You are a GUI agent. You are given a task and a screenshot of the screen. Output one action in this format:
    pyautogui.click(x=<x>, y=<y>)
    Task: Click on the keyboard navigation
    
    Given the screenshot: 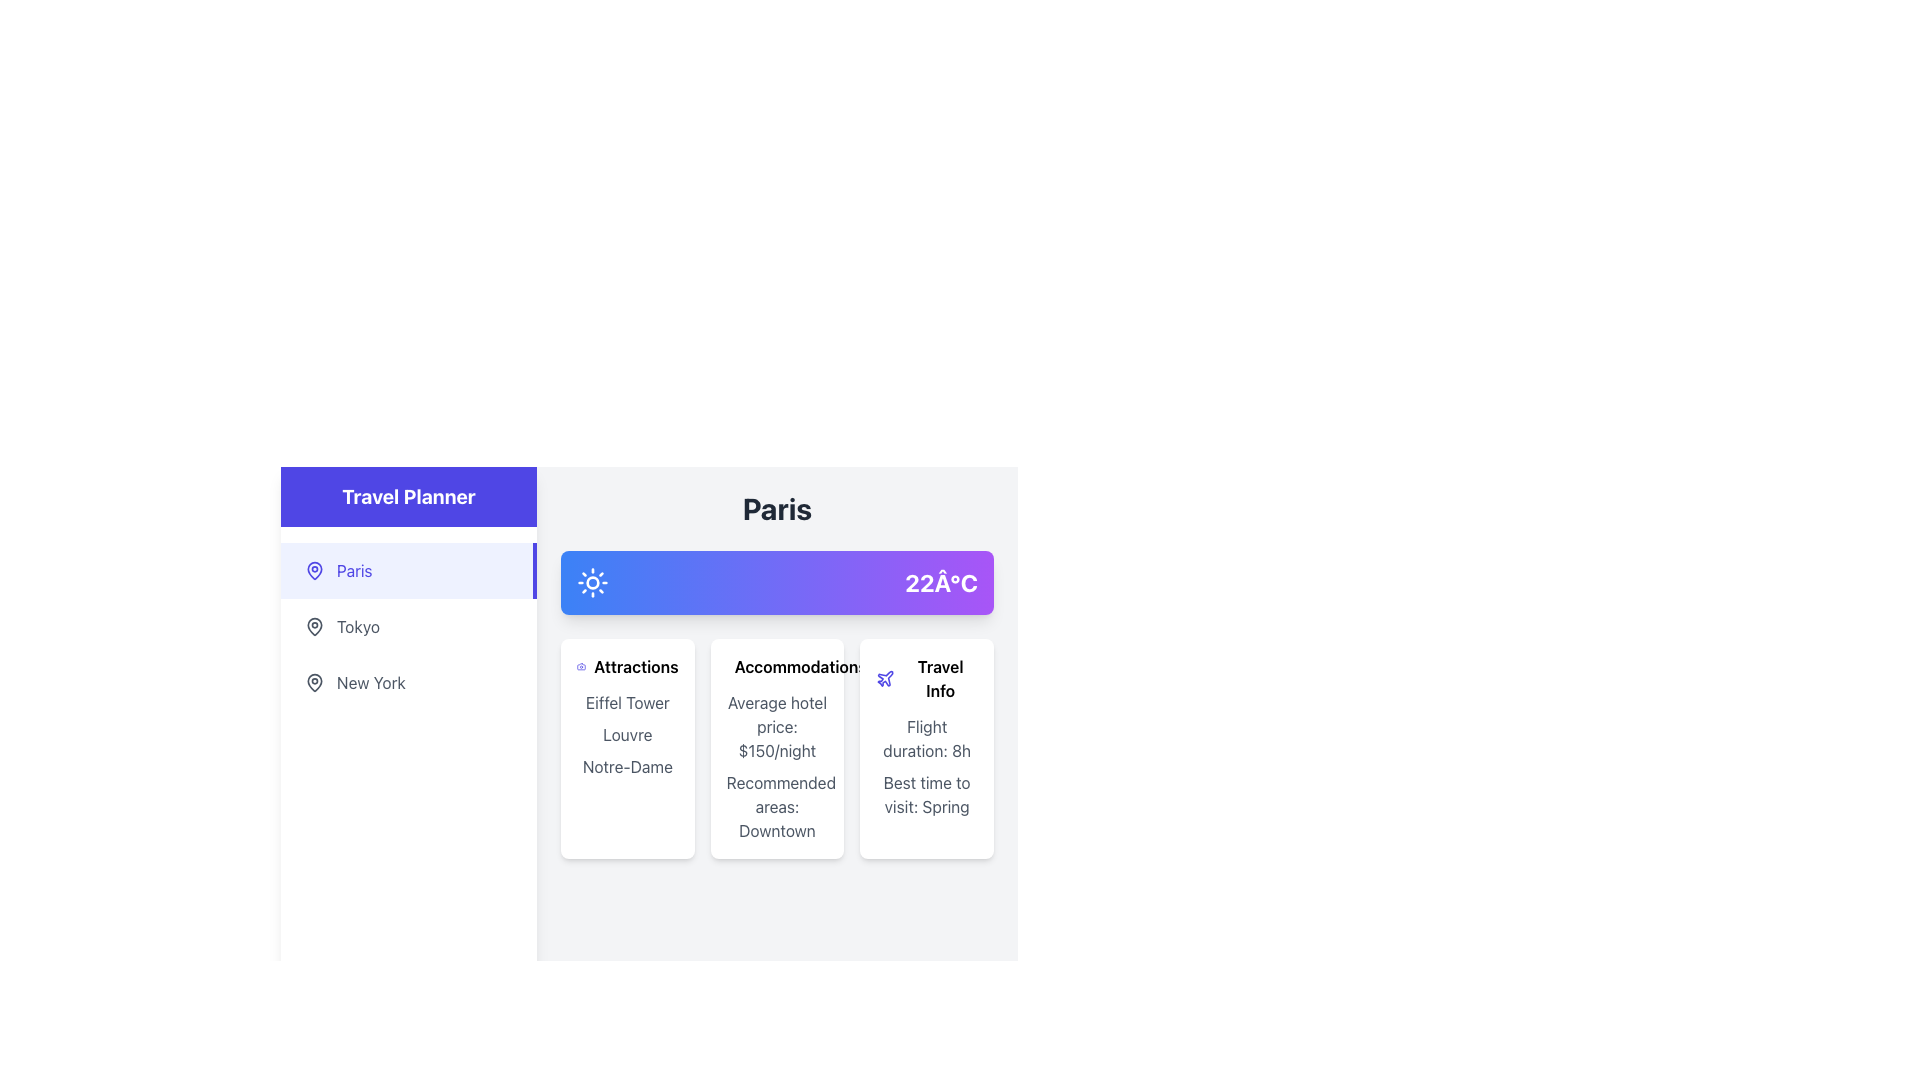 What is the action you would take?
    pyautogui.click(x=407, y=570)
    